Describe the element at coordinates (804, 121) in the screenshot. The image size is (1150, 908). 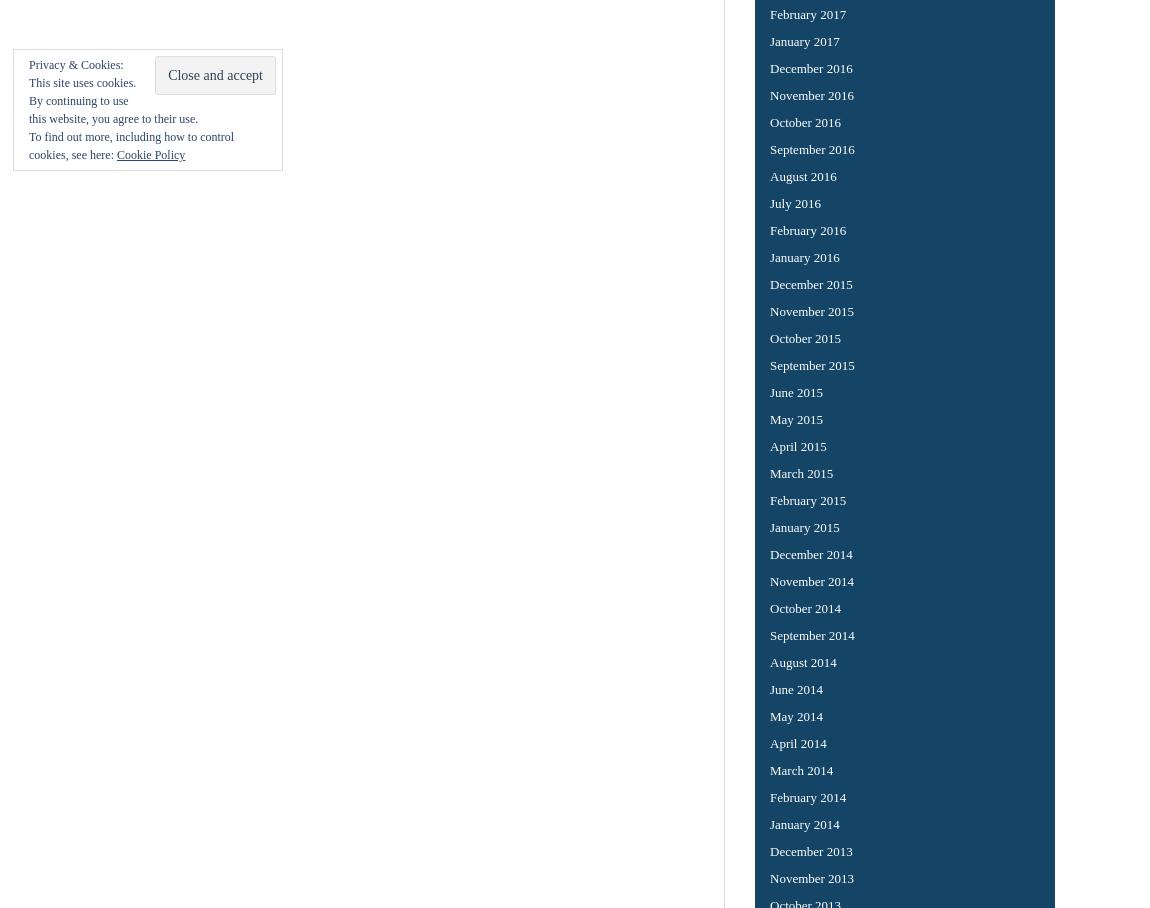
I see `'October 2016'` at that location.